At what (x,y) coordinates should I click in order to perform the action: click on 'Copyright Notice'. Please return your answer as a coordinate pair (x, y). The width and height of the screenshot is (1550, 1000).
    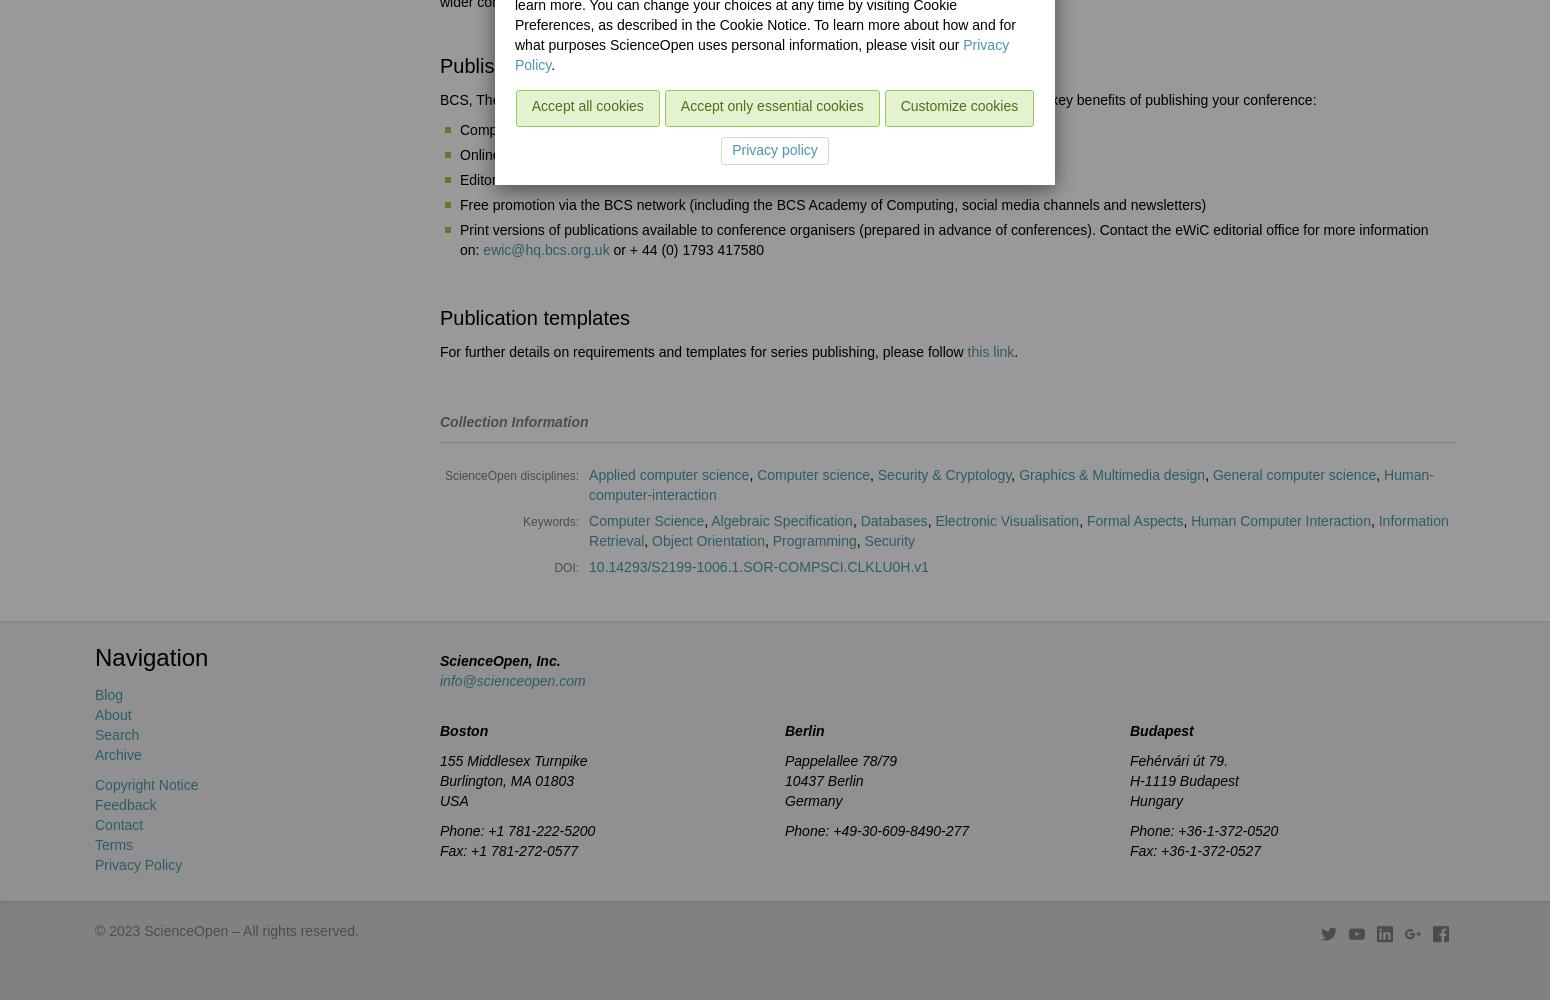
    Looking at the image, I should click on (146, 785).